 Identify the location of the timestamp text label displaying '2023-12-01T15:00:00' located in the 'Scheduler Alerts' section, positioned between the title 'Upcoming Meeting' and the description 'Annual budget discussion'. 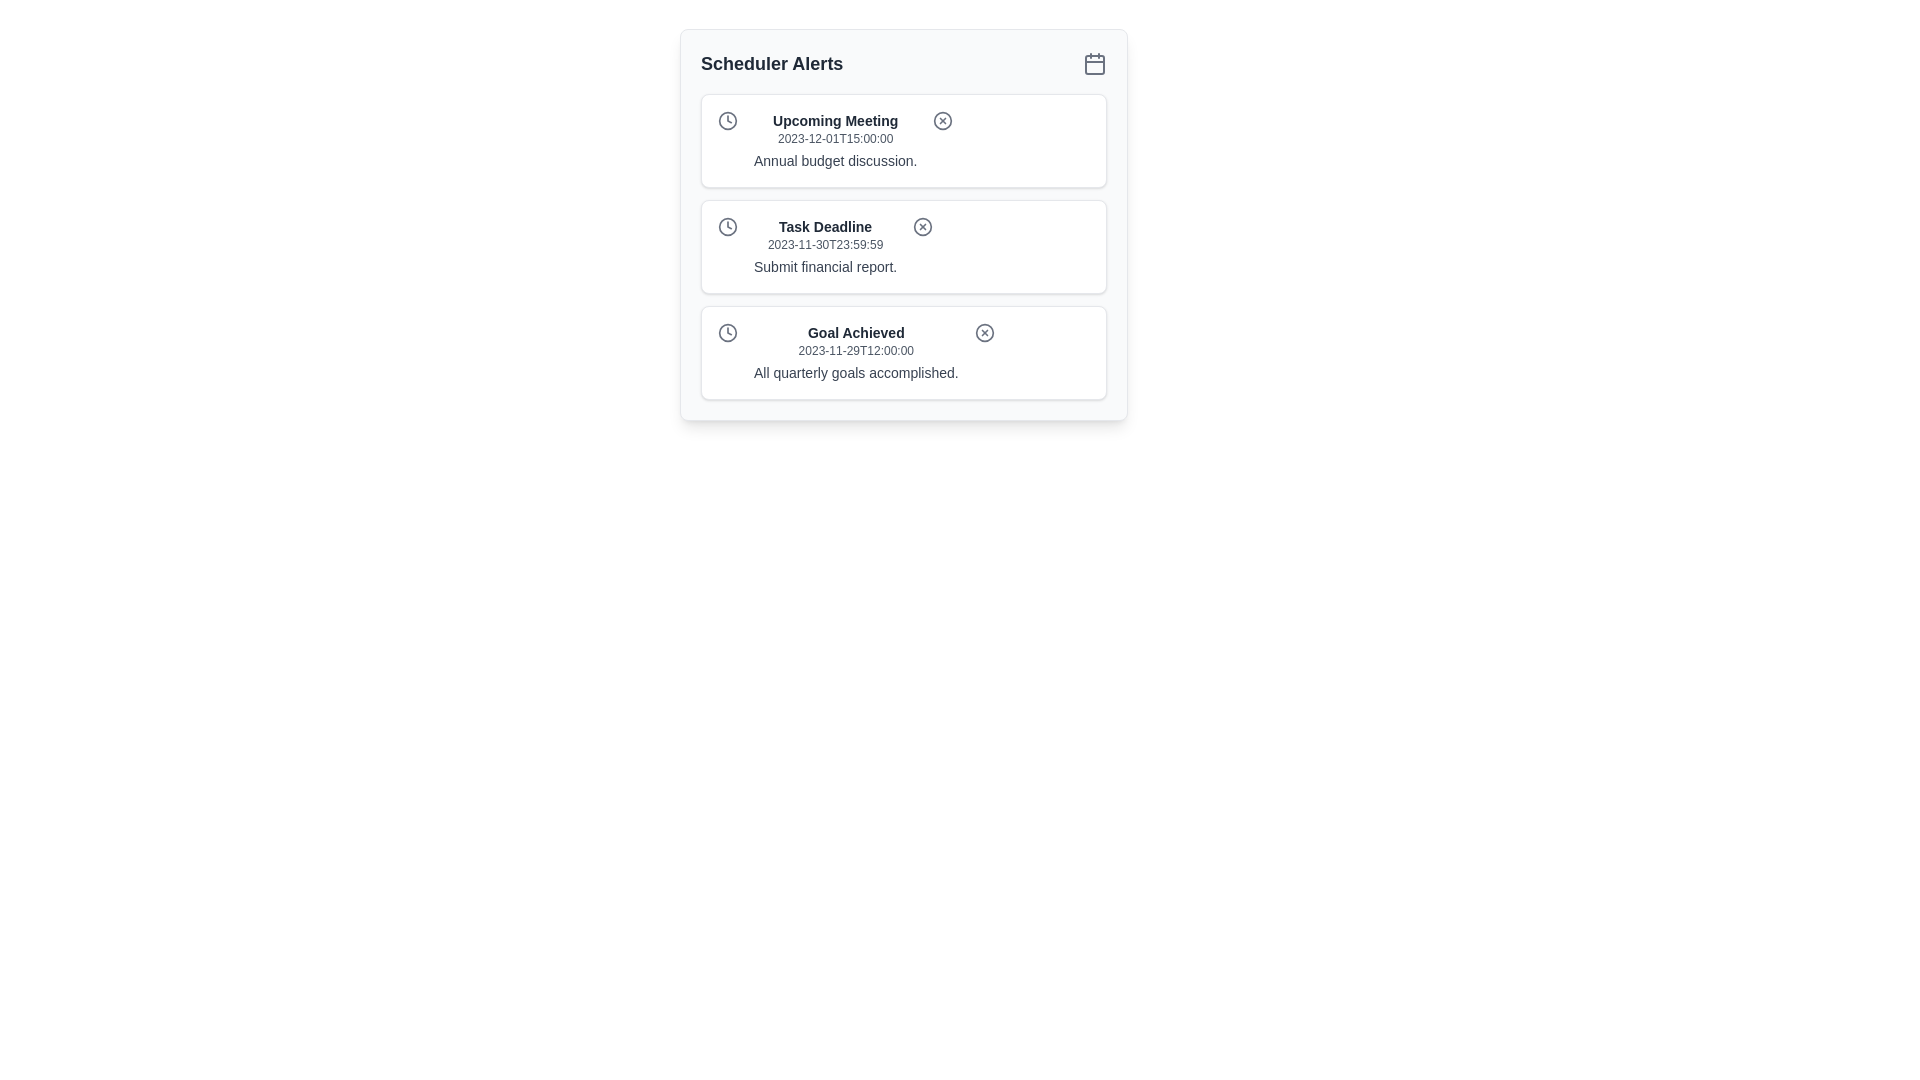
(835, 137).